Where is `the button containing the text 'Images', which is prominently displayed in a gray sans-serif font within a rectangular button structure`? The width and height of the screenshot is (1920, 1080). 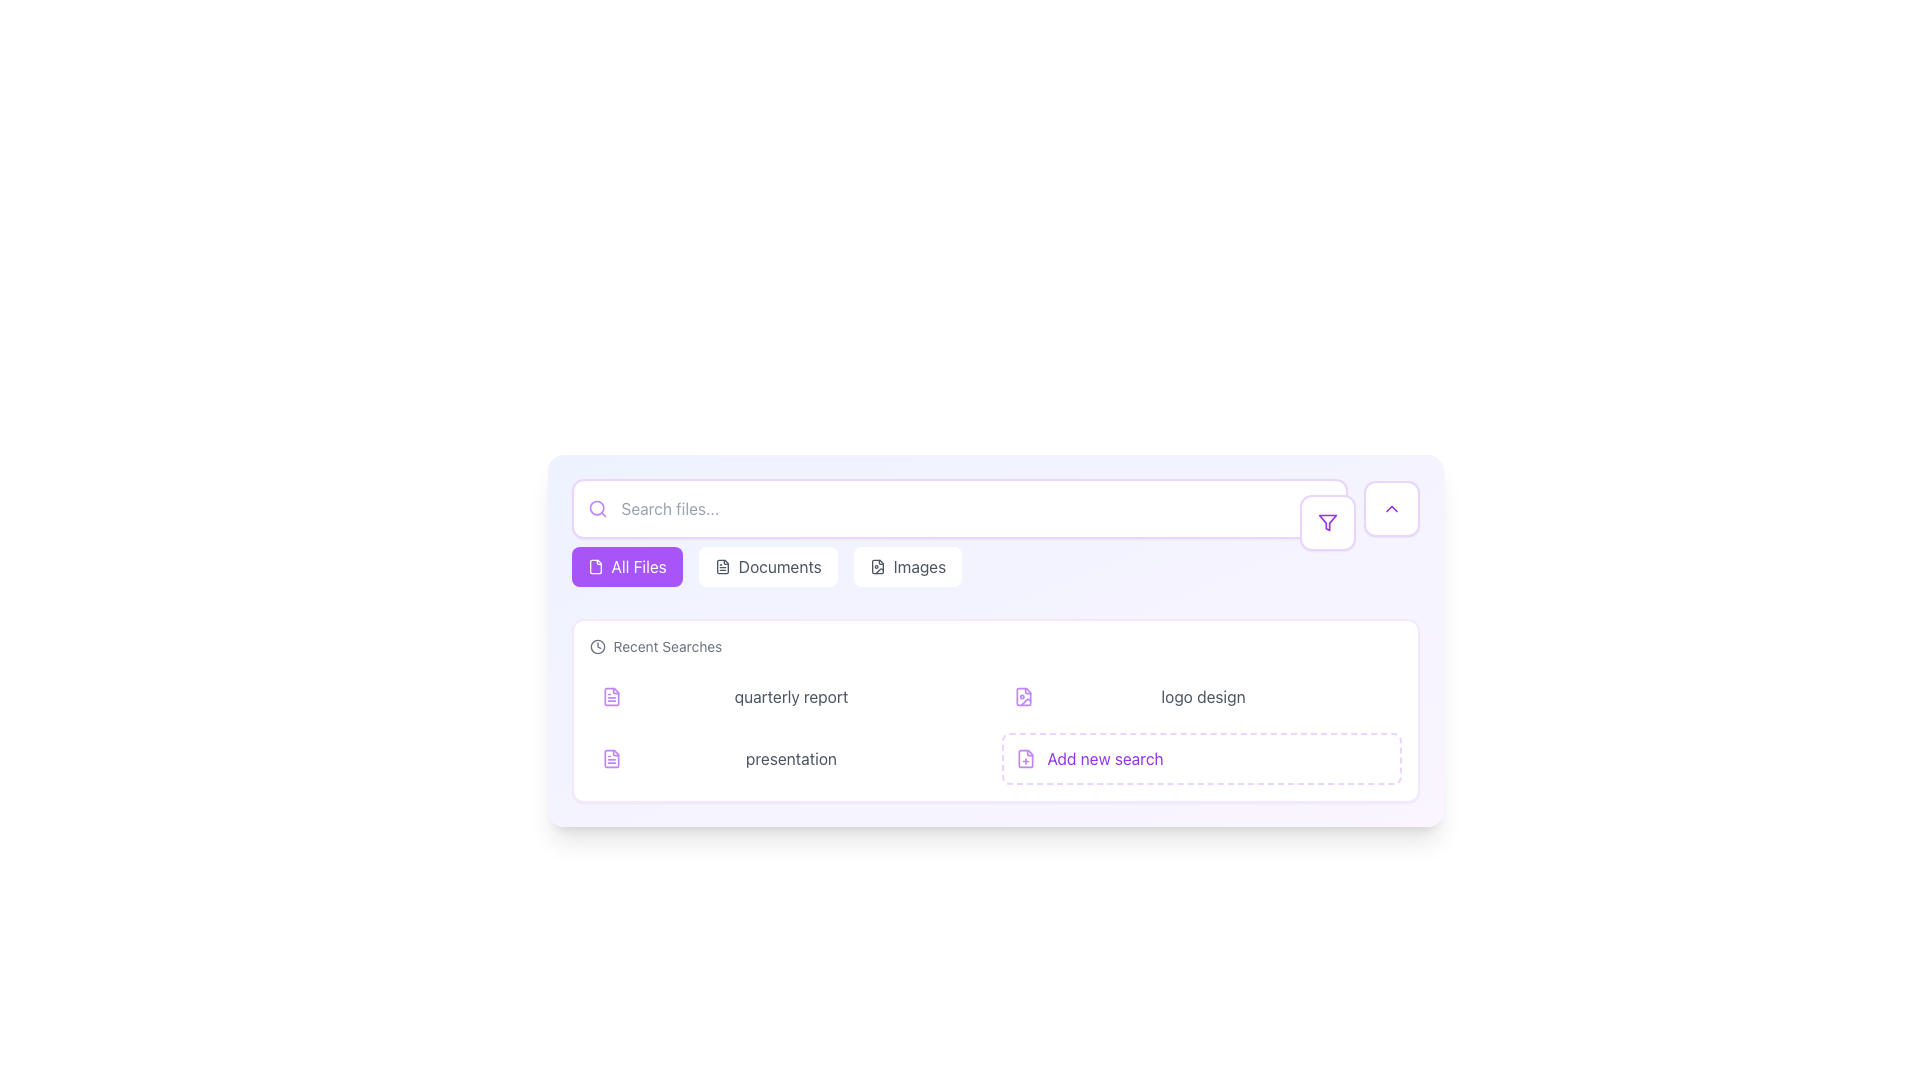
the button containing the text 'Images', which is prominently displayed in a gray sans-serif font within a rectangular button structure is located at coordinates (918, 567).